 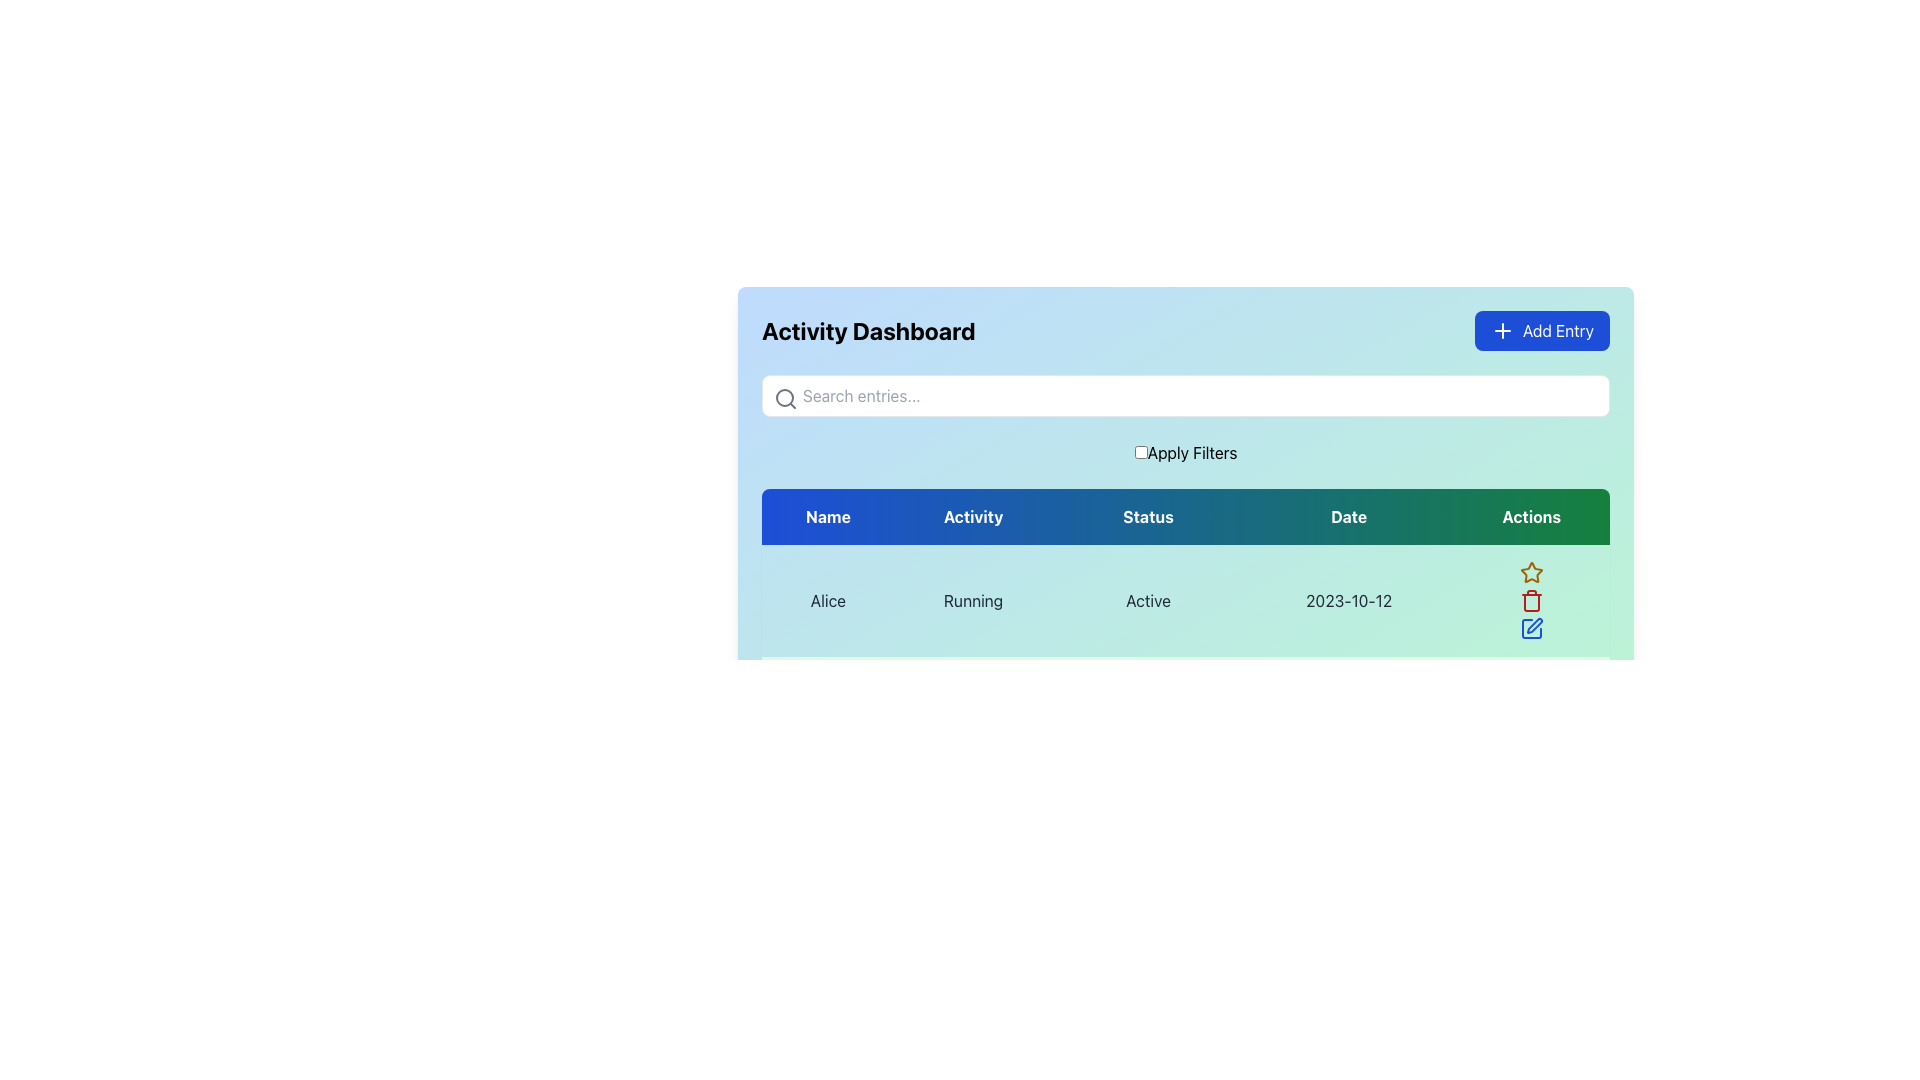 I want to click on the Text Label that identifies the user or entity named 'Alice' in the first row of the activity log table under the 'Name' column, so click(x=828, y=600).